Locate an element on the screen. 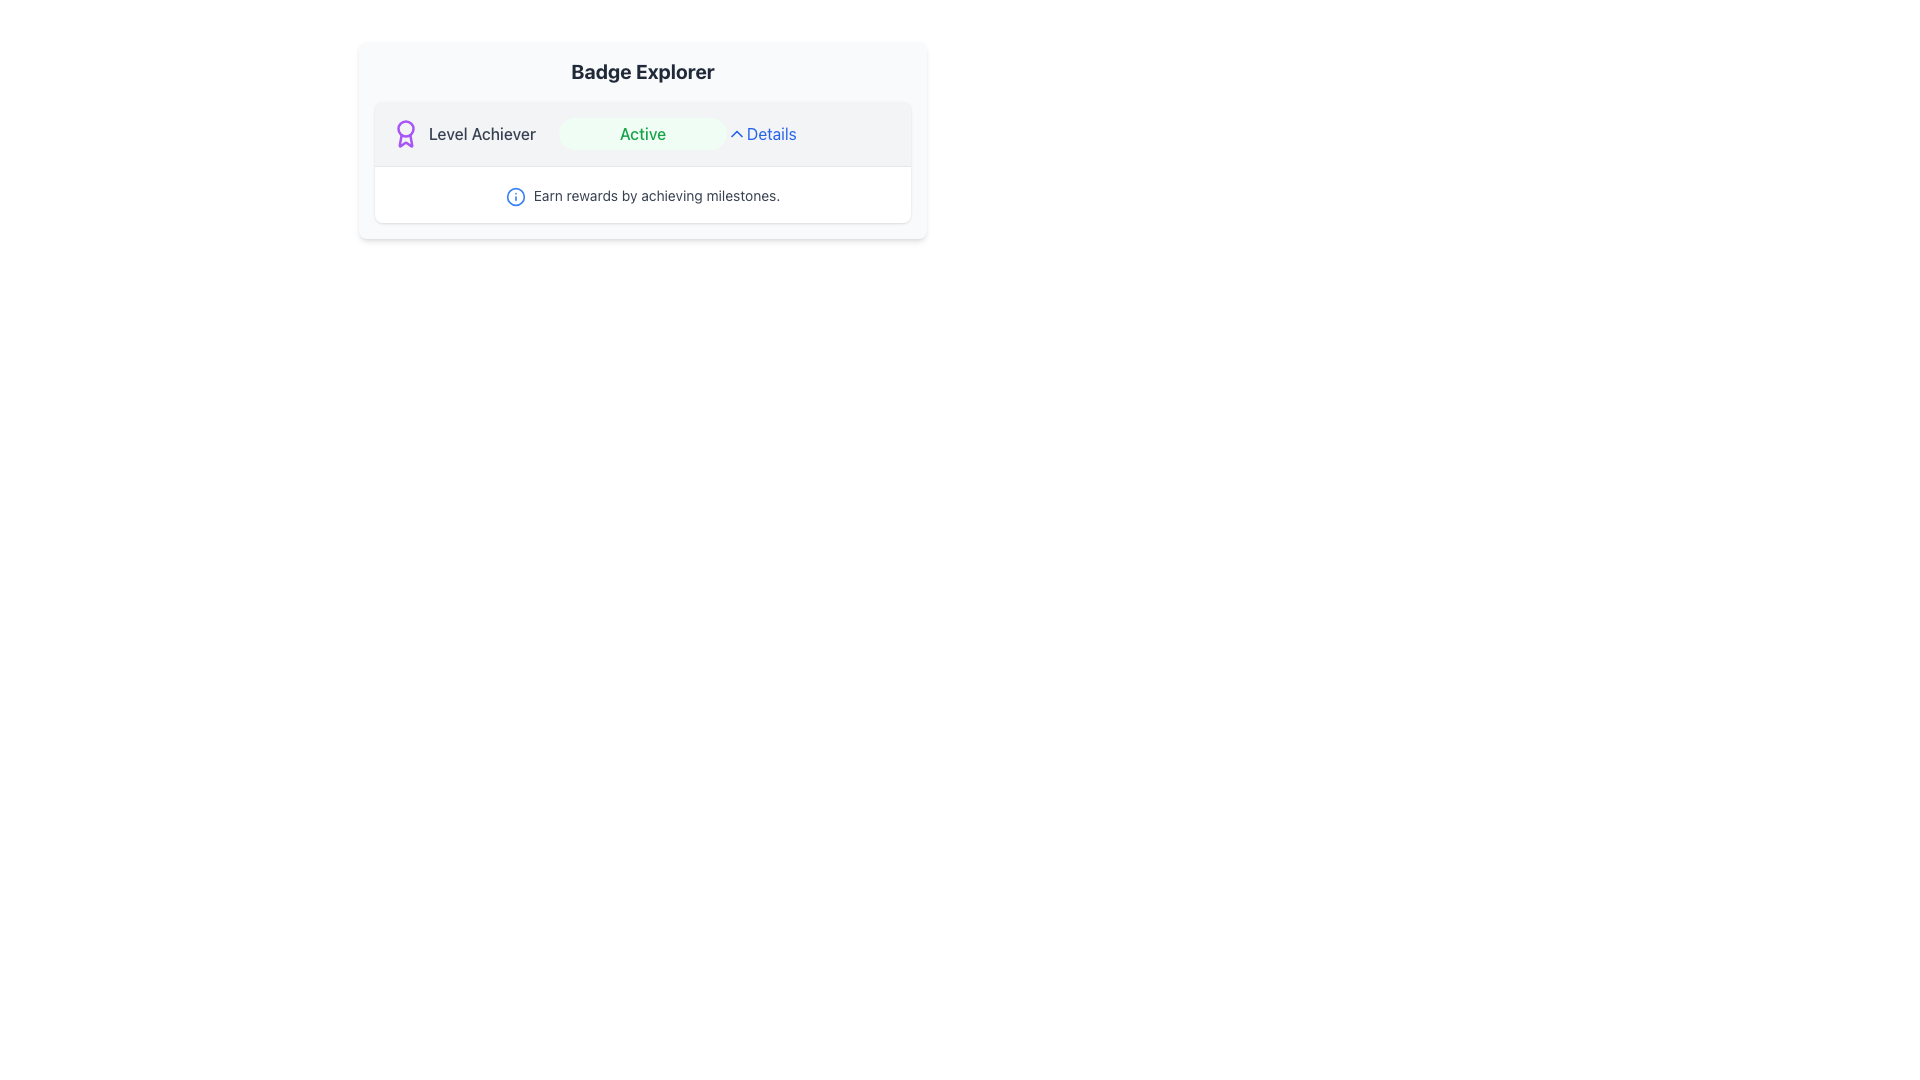  the text label displaying 'Earn rewards by achieving milestones.', which is styled in gray and positioned next to a blue information icon is located at coordinates (657, 196).